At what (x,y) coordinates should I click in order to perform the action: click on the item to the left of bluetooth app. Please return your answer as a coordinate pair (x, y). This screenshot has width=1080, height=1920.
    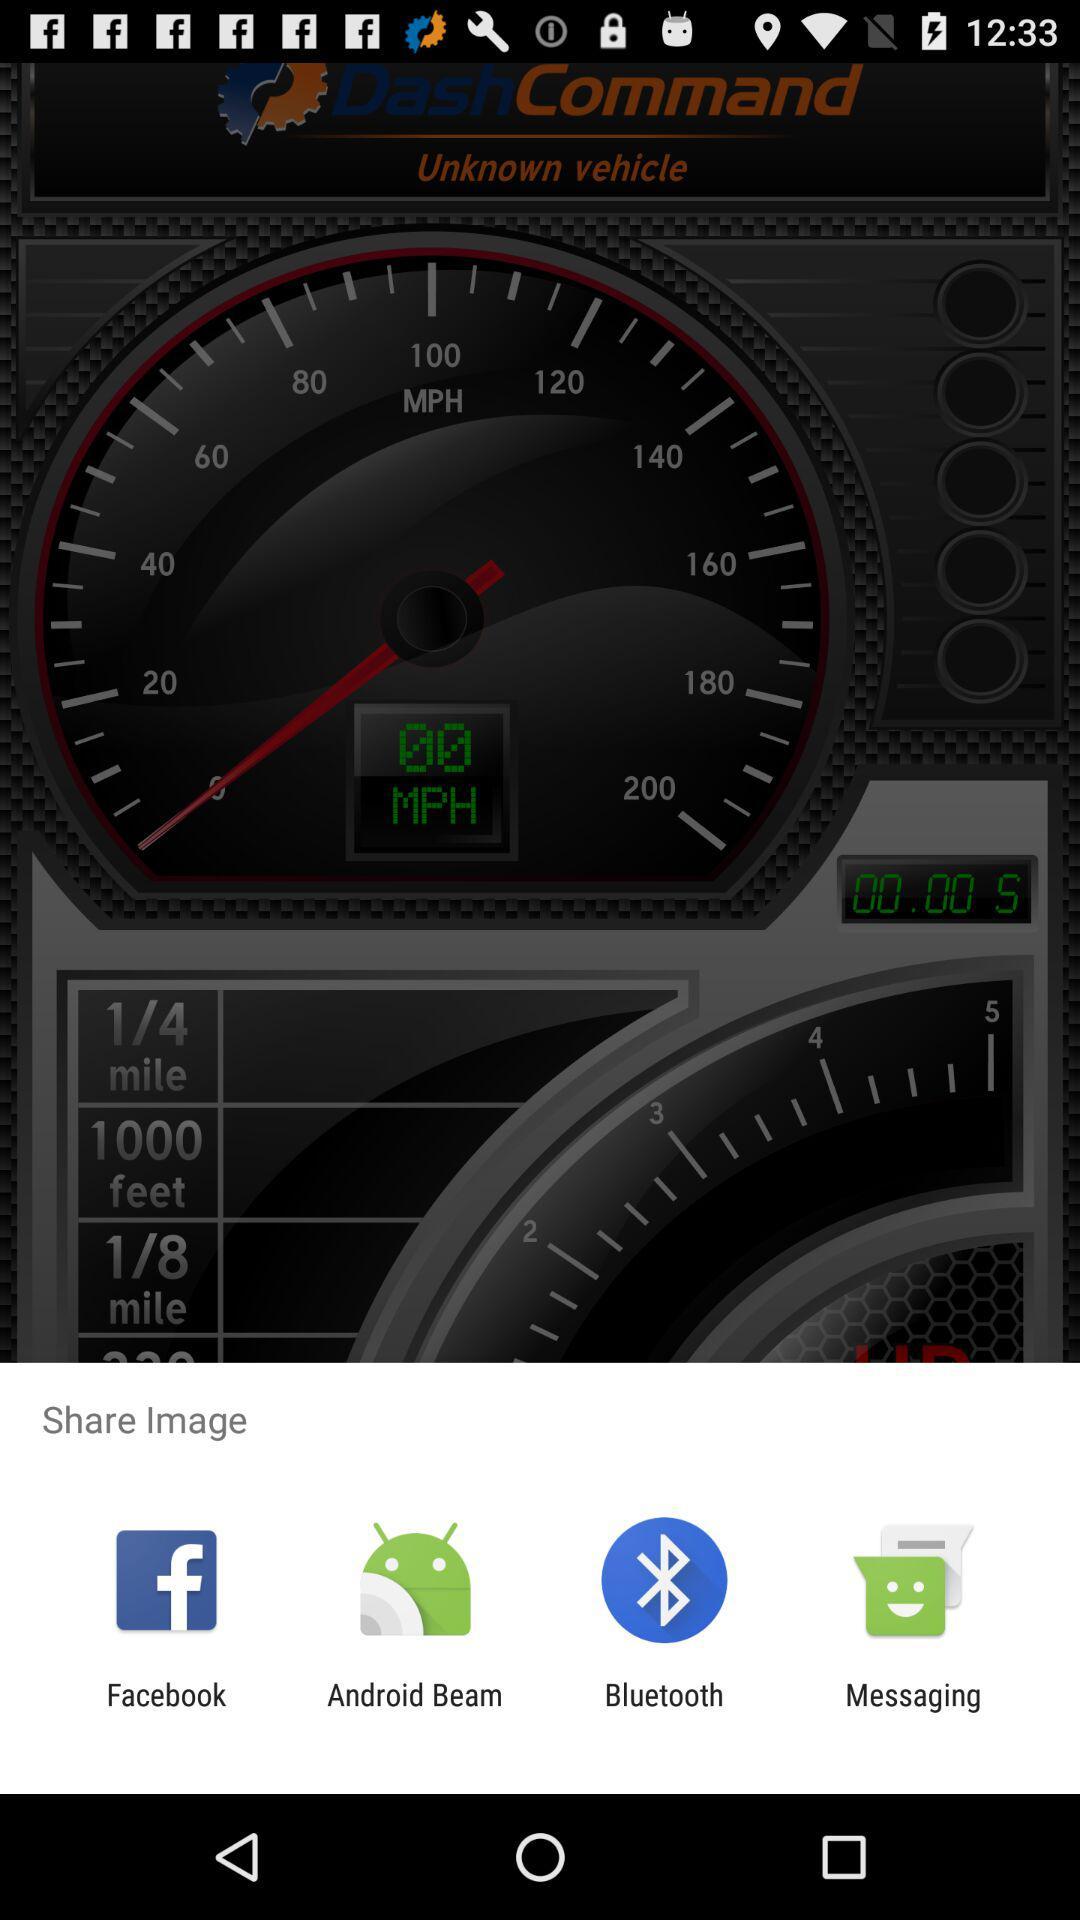
    Looking at the image, I should click on (414, 1711).